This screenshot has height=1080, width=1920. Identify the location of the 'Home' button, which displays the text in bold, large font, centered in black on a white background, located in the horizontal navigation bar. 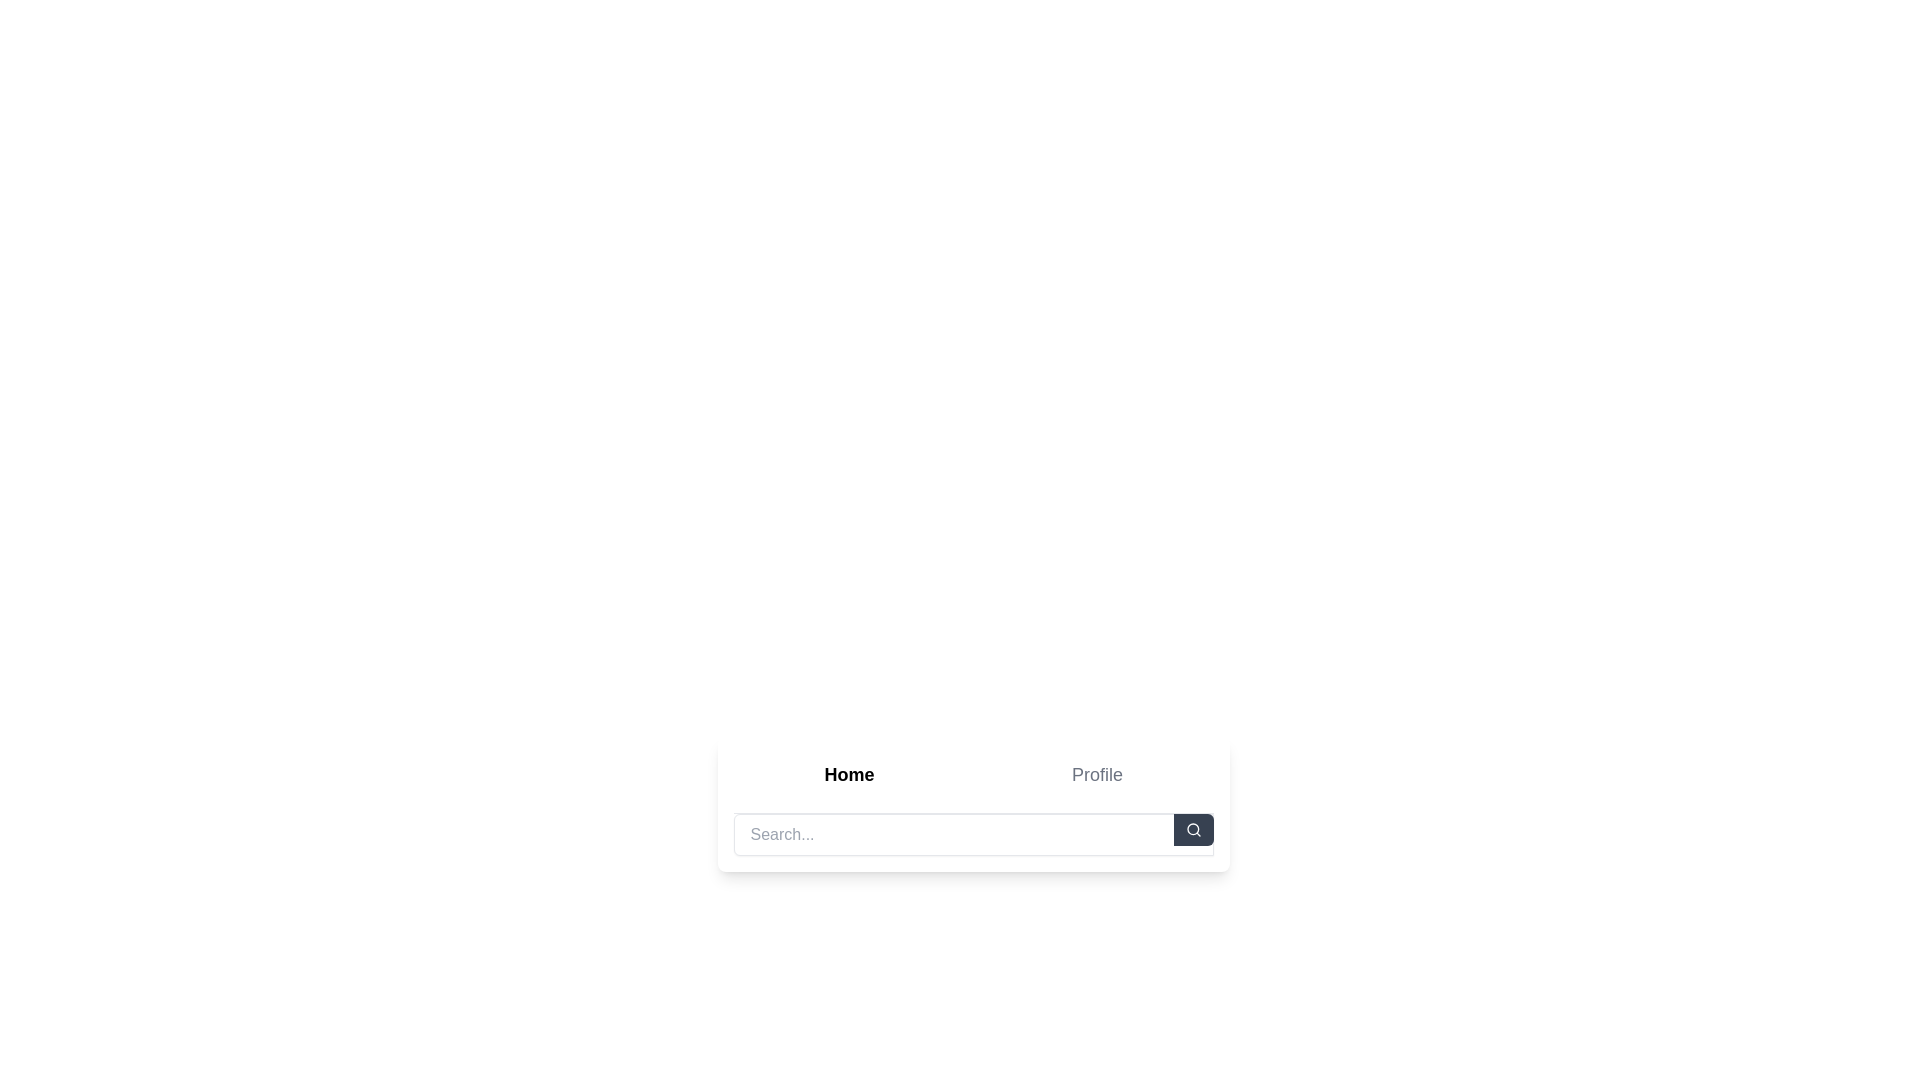
(849, 774).